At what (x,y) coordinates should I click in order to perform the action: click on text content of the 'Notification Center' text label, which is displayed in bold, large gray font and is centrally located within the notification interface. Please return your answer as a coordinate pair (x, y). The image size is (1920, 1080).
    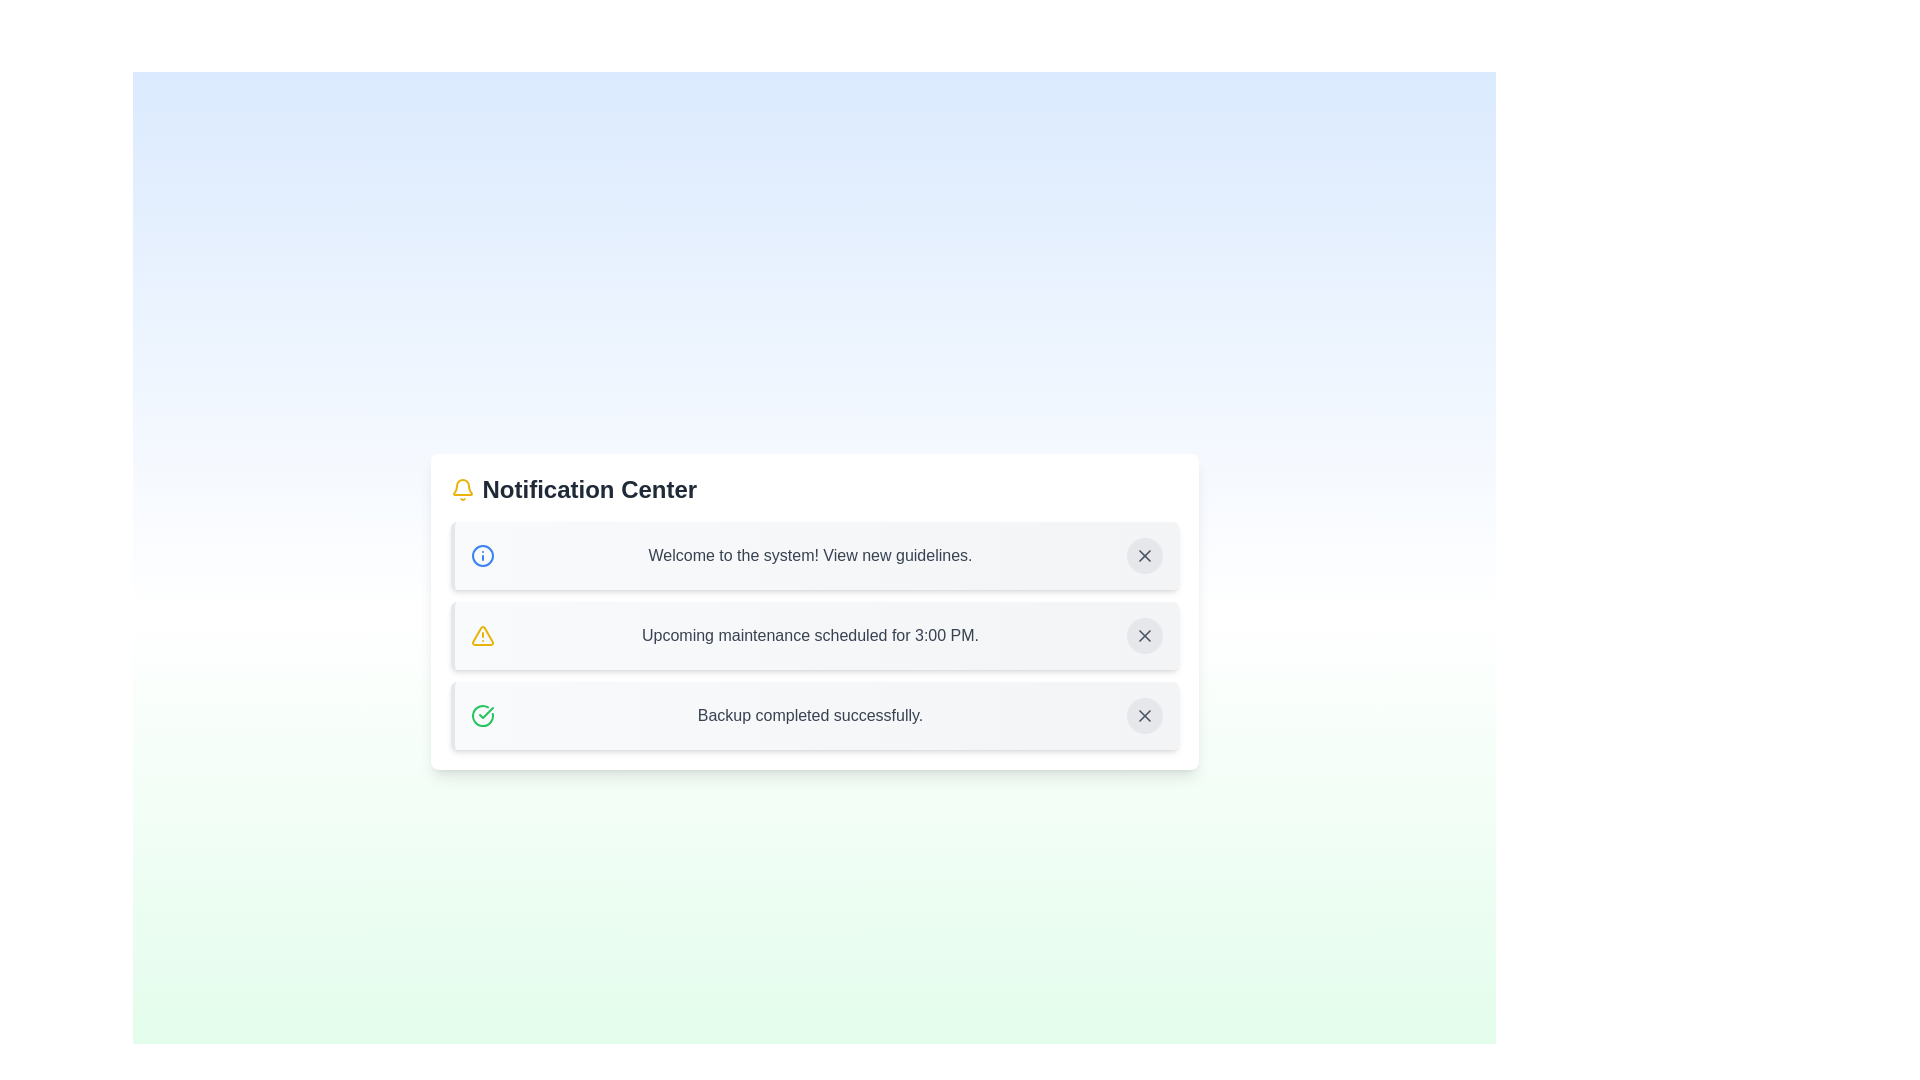
    Looking at the image, I should click on (588, 489).